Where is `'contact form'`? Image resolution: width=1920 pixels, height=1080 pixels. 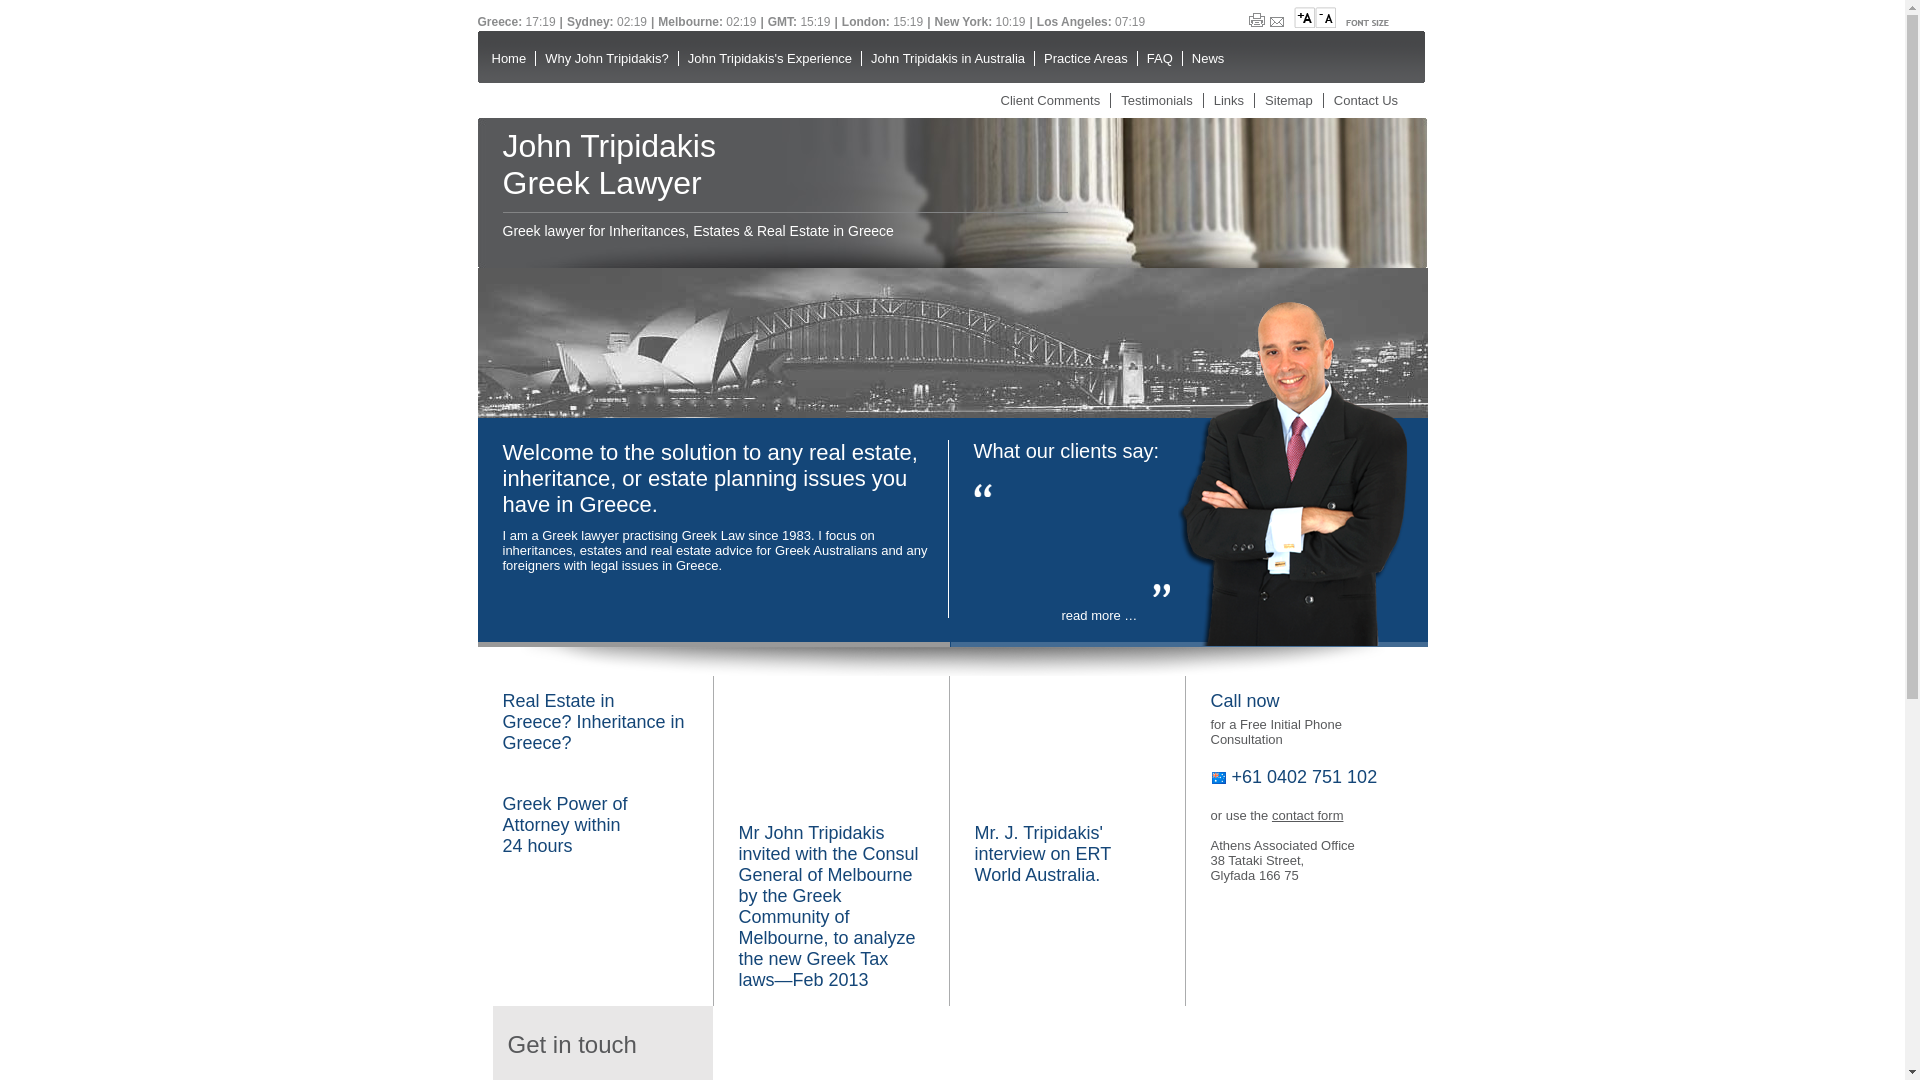 'contact form' is located at coordinates (1307, 815).